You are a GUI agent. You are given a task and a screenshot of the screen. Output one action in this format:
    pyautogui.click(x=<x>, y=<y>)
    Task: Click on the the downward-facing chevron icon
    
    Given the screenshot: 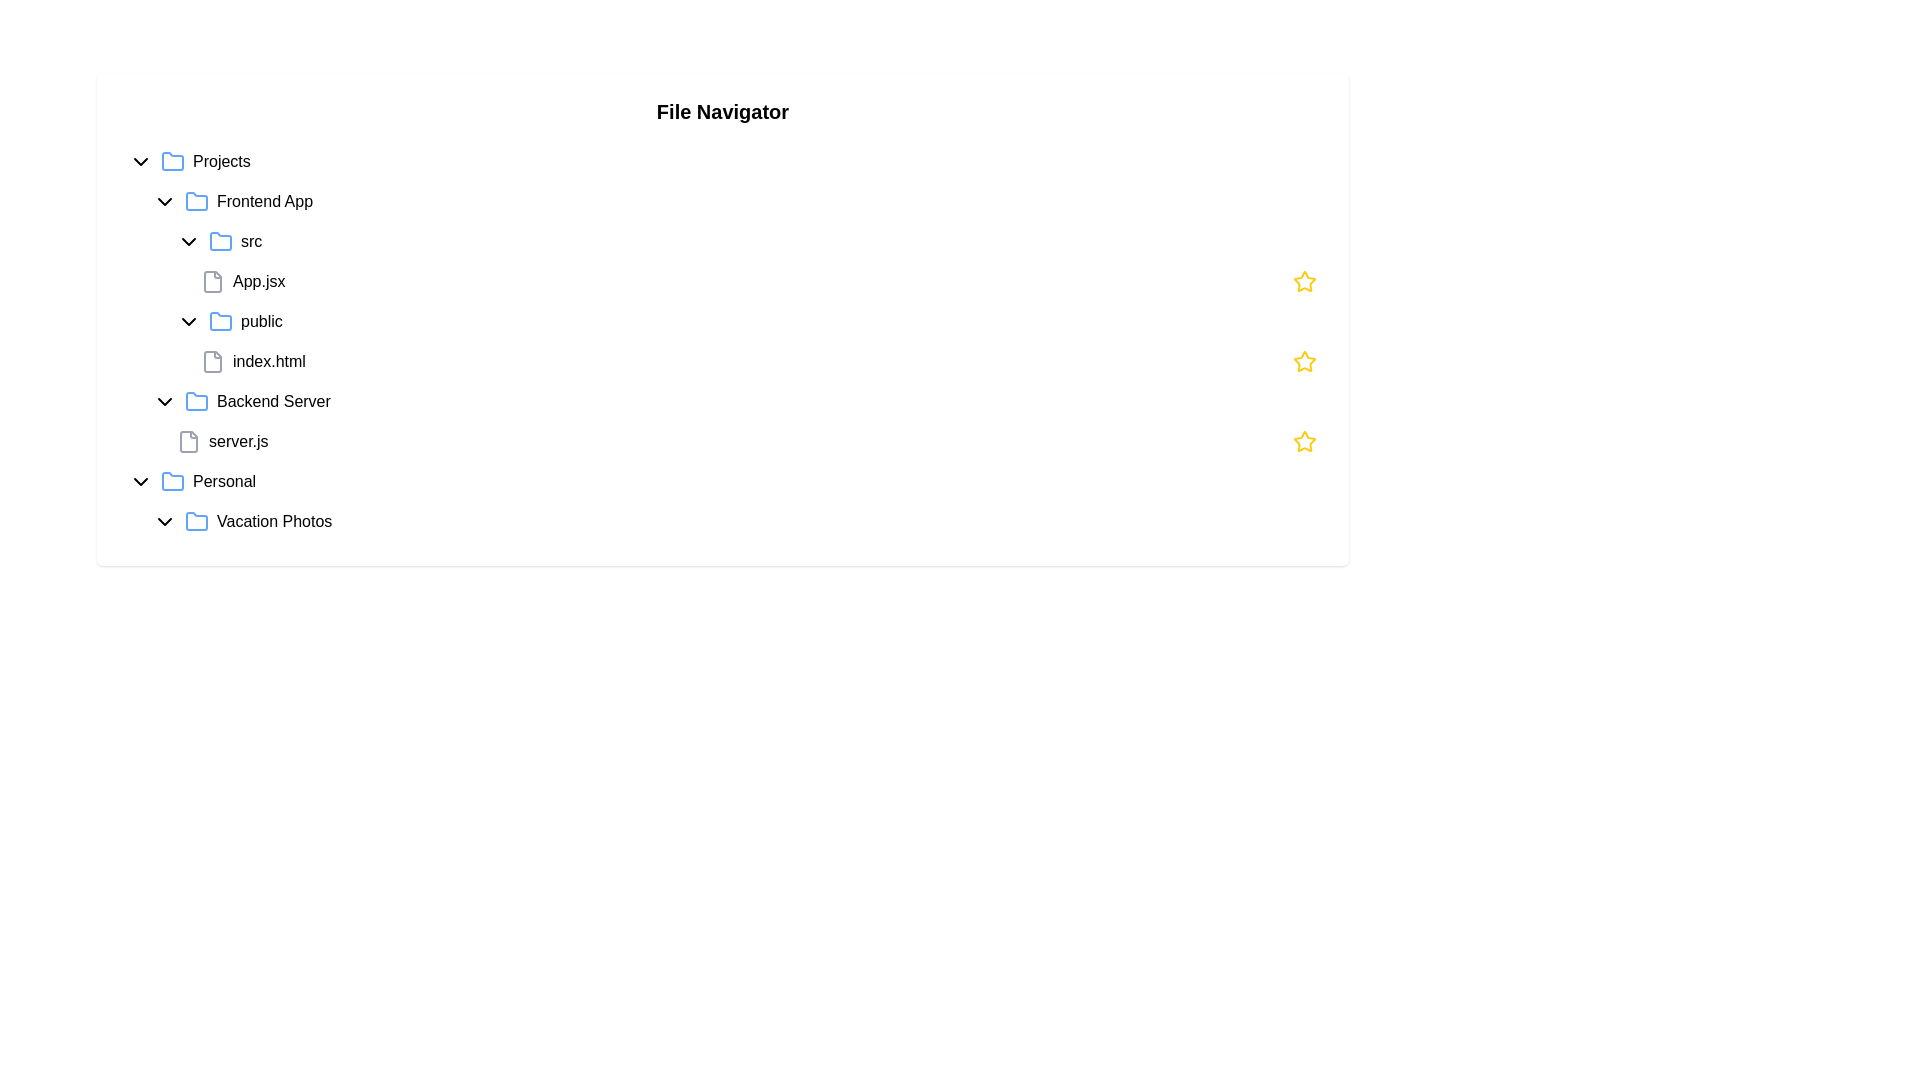 What is the action you would take?
    pyautogui.click(x=164, y=201)
    